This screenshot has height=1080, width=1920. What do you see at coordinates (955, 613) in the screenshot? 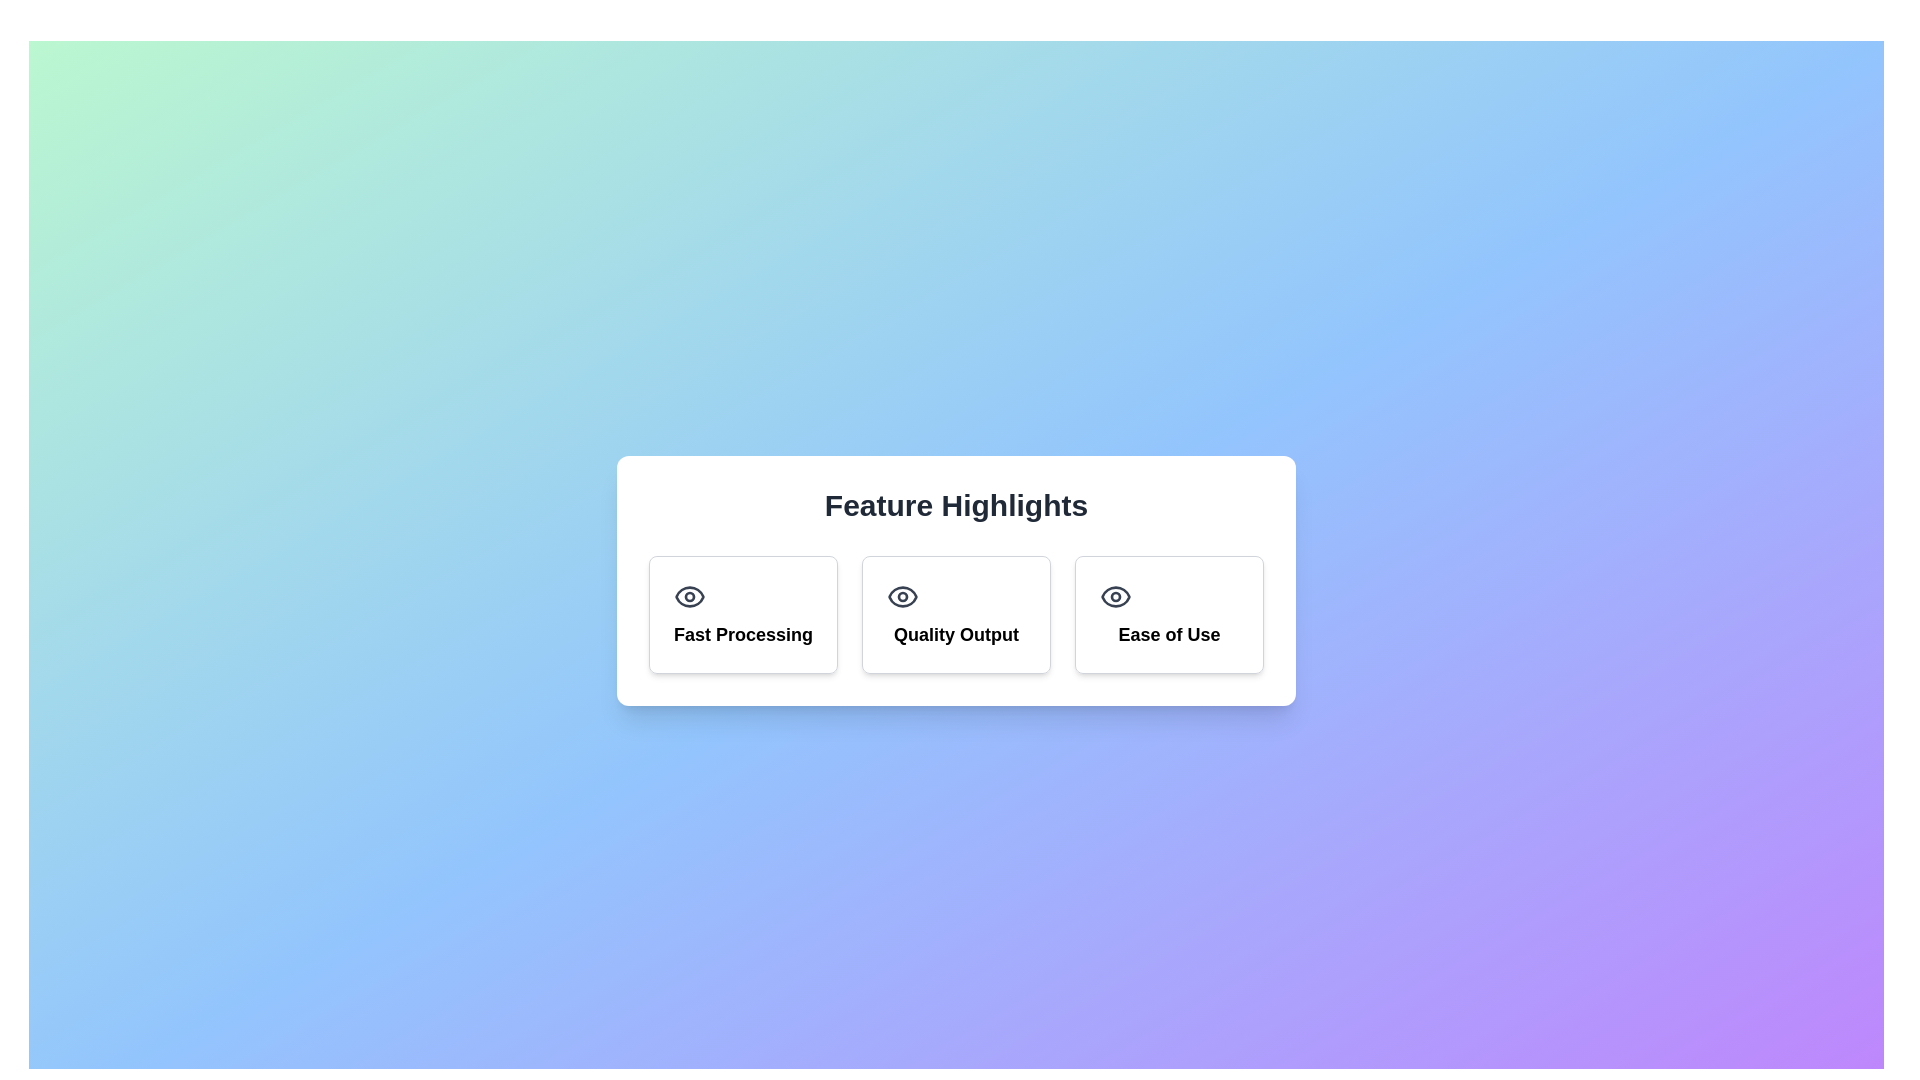
I see `the Informational Card titled 'Quality Output' located in the middle of the grid under 'Feature Highlights'` at bounding box center [955, 613].